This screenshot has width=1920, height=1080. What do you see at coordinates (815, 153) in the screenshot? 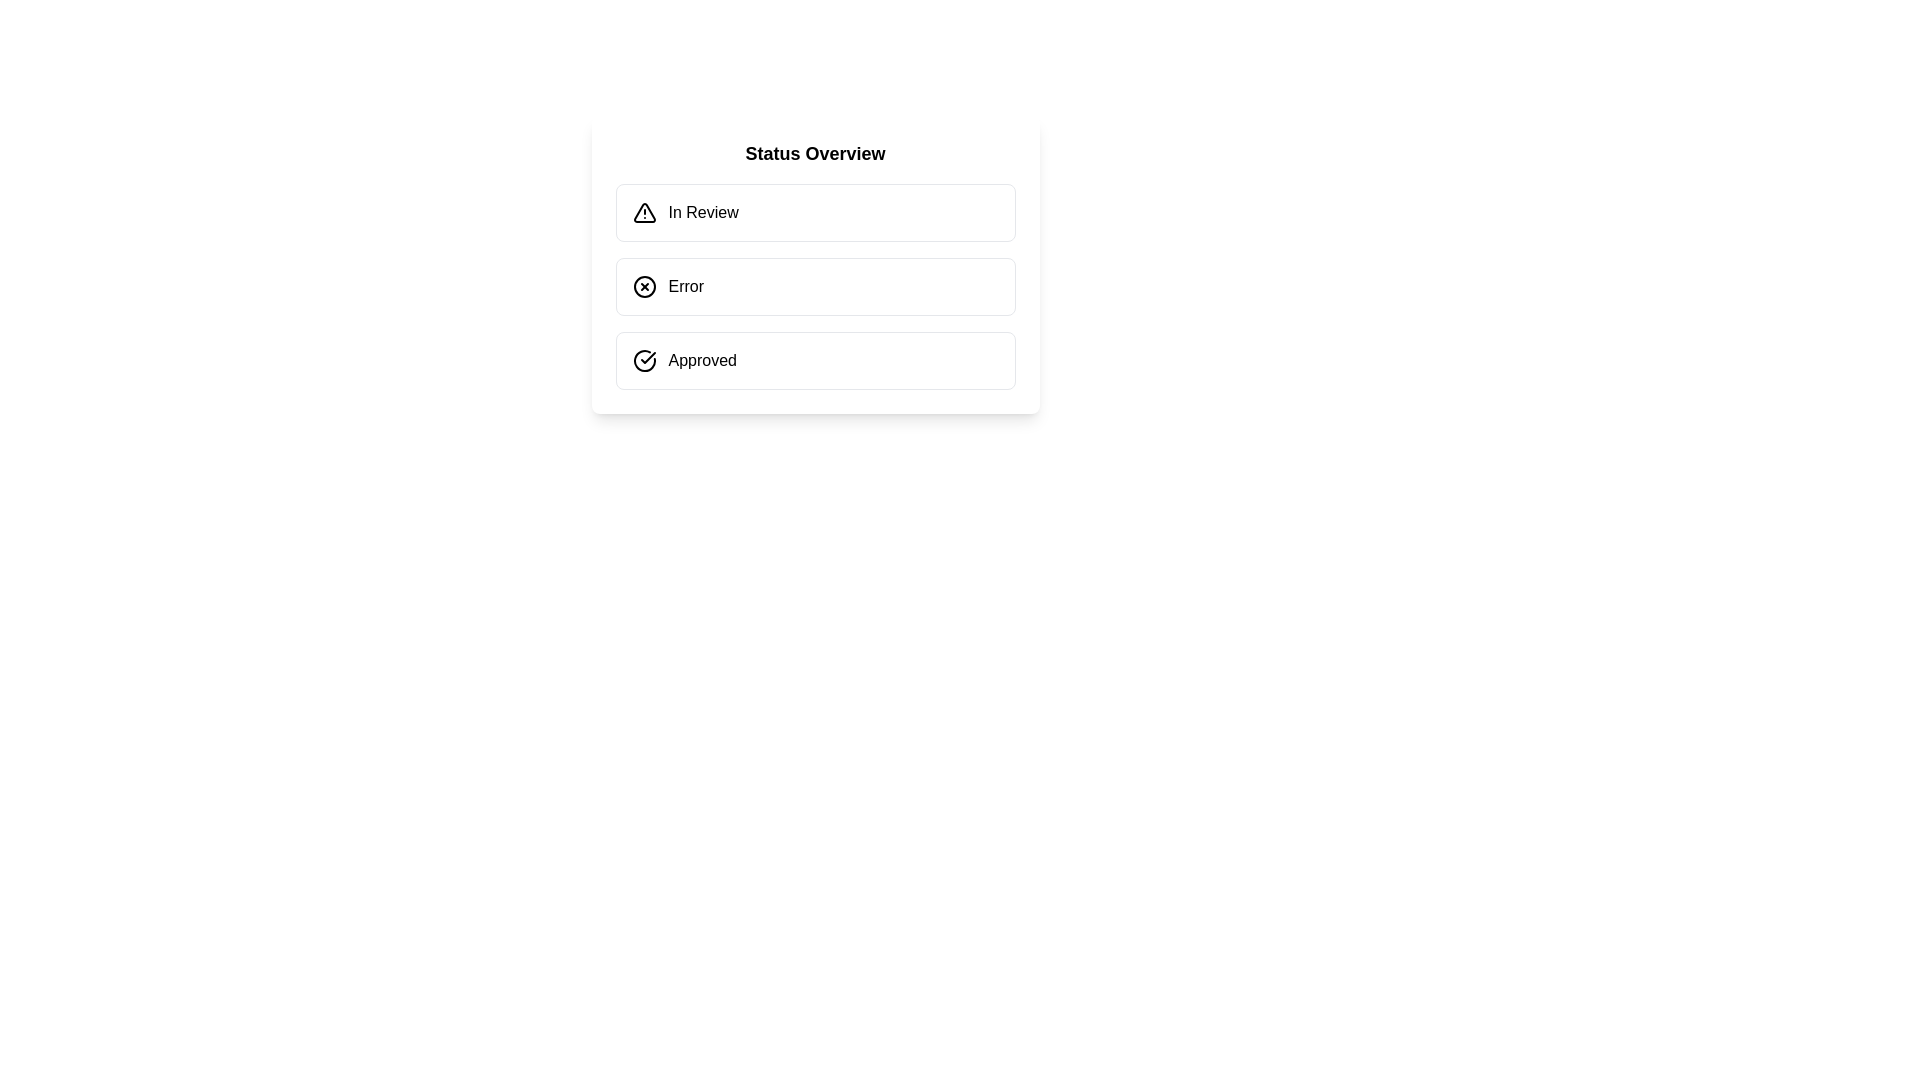
I see `the 'Status Overview' text label, which serves as the header of the card, styled in large, bold font and positioned at the top of the card layout` at bounding box center [815, 153].